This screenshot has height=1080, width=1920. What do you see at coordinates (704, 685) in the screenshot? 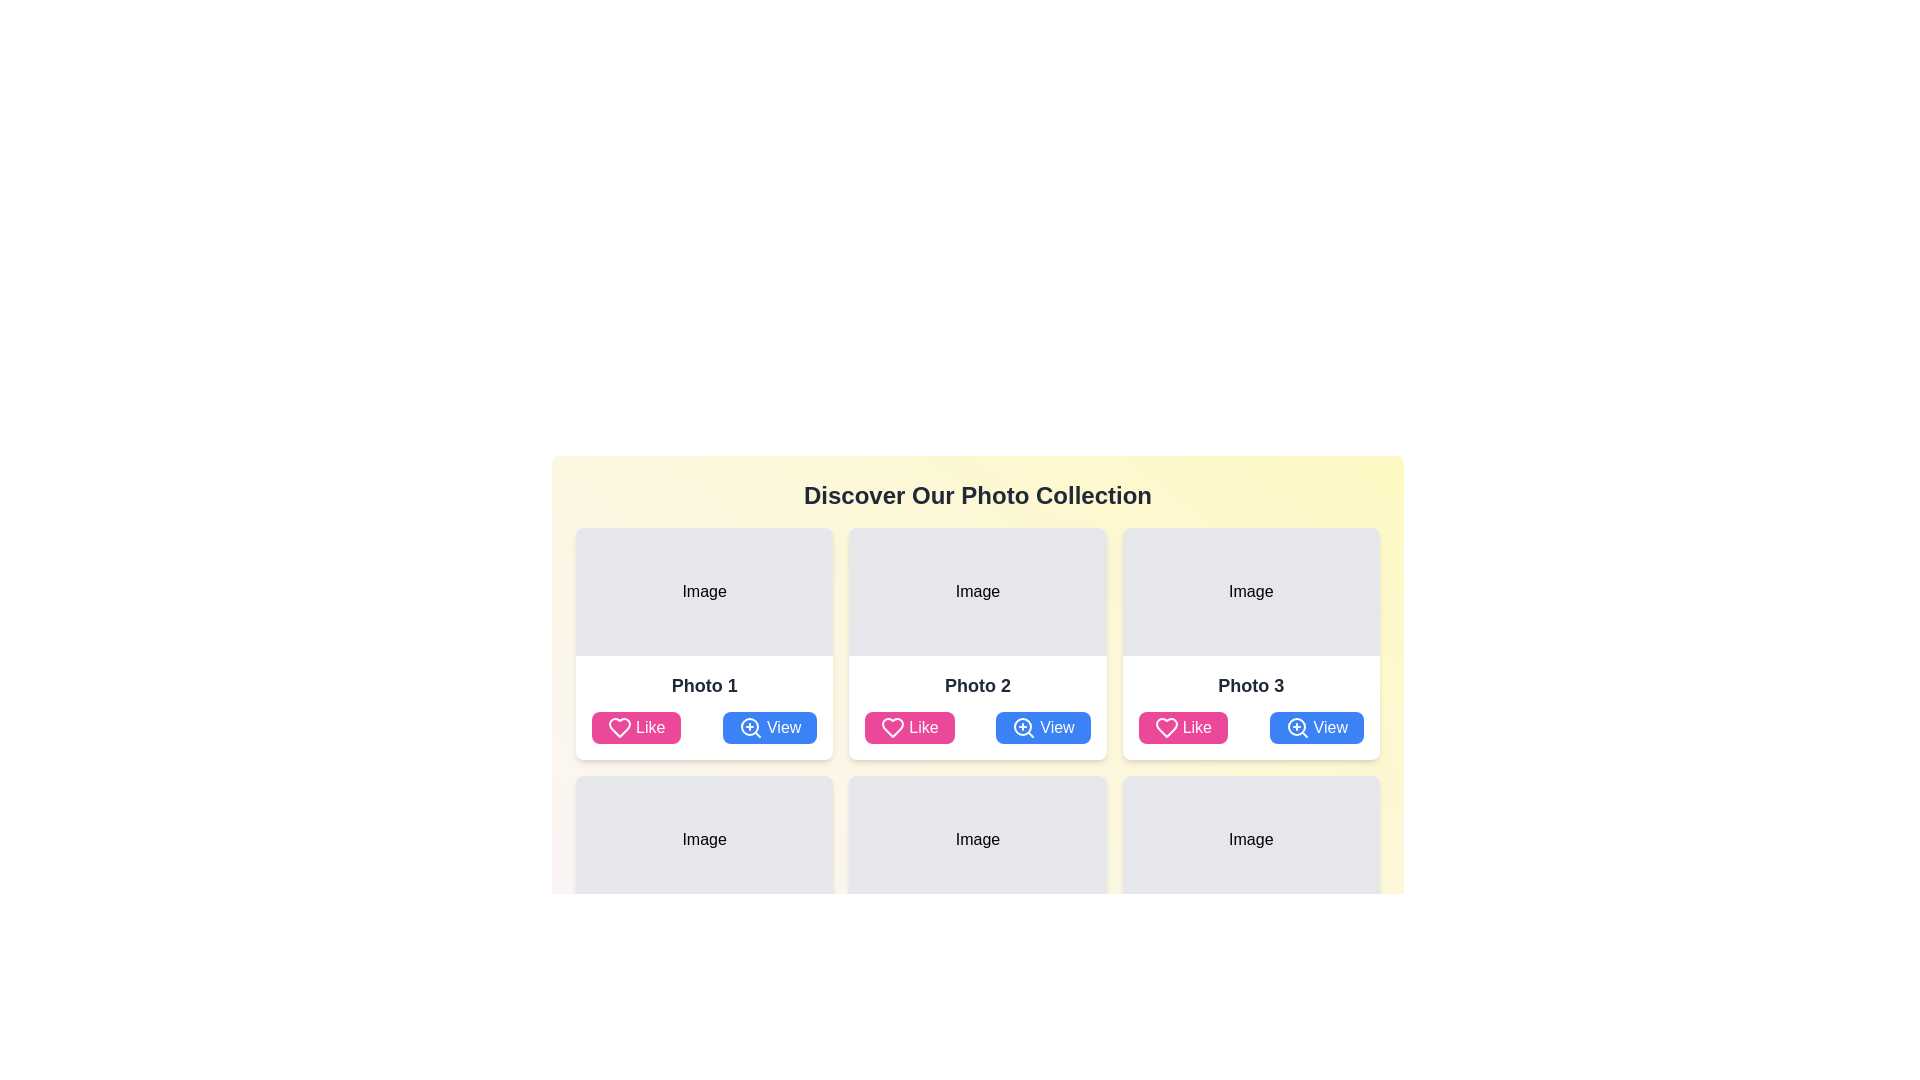
I see `the static text label reading 'Photo 1', which is styled in bold typography and located within the first card of a grid of photo cards` at bounding box center [704, 685].